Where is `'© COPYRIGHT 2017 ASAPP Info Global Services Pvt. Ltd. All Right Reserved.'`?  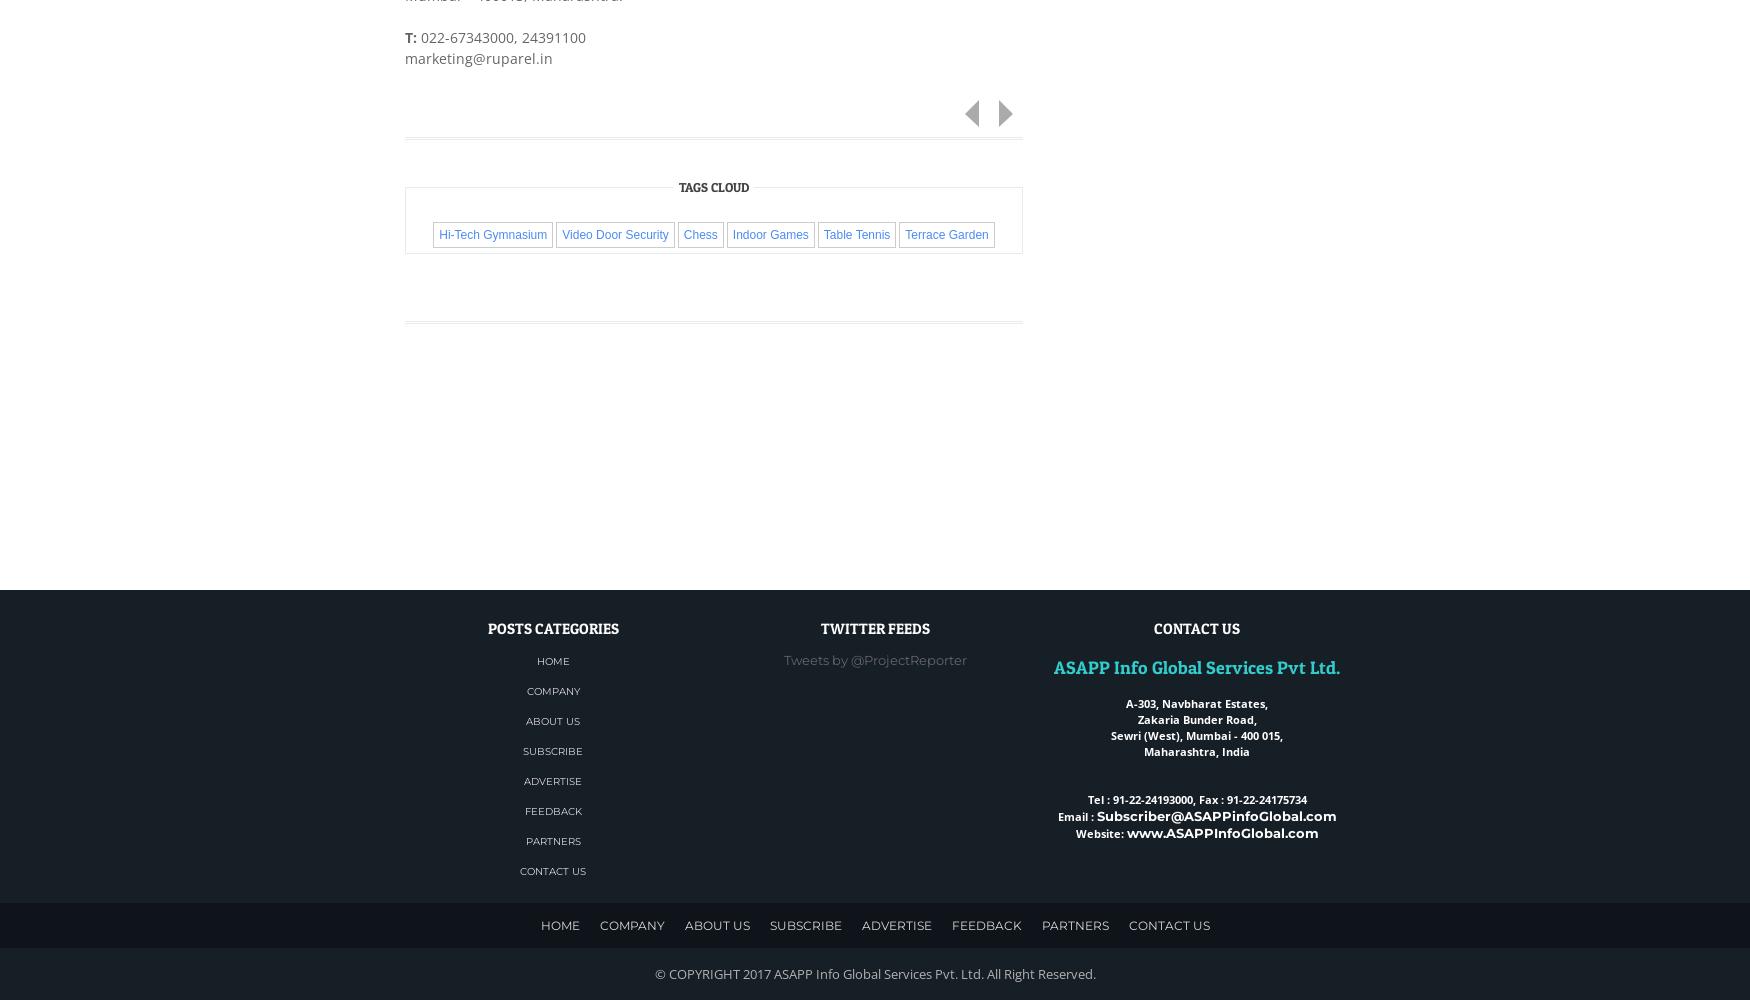 '© COPYRIGHT 2017 ASAPP Info Global Services Pvt. Ltd. All Right Reserved.' is located at coordinates (652, 973).